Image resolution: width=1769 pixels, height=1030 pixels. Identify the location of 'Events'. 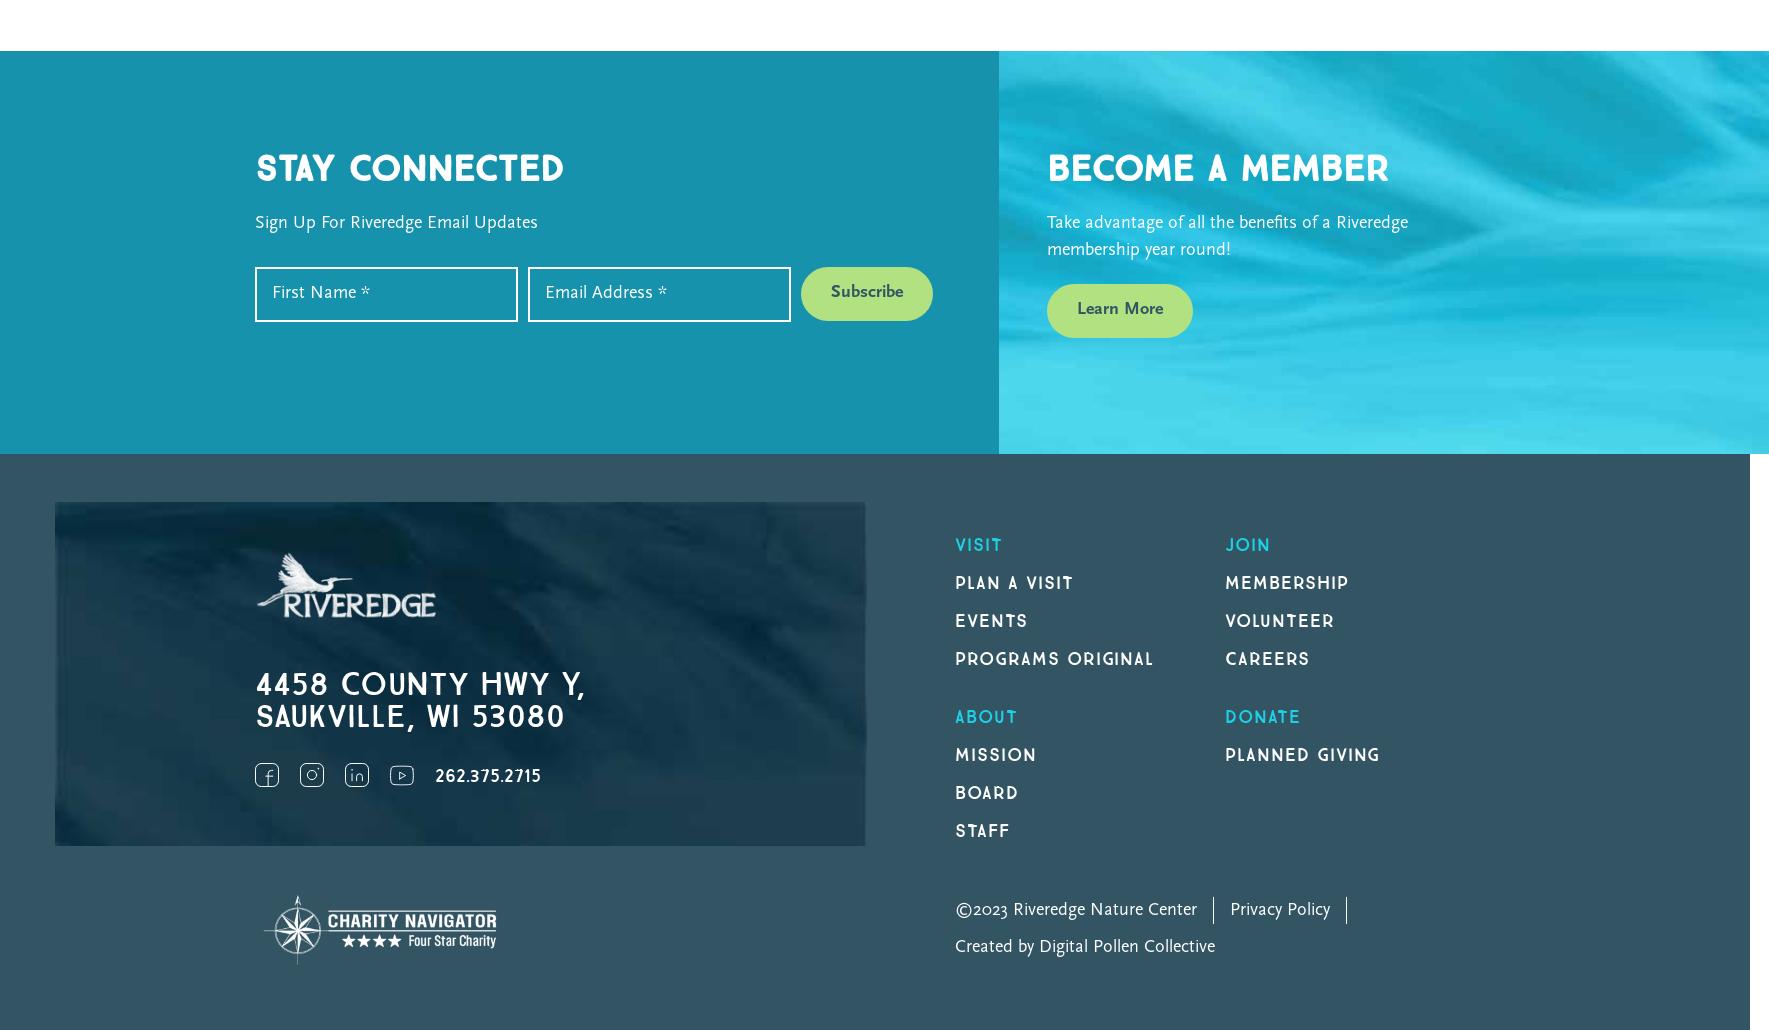
(955, 619).